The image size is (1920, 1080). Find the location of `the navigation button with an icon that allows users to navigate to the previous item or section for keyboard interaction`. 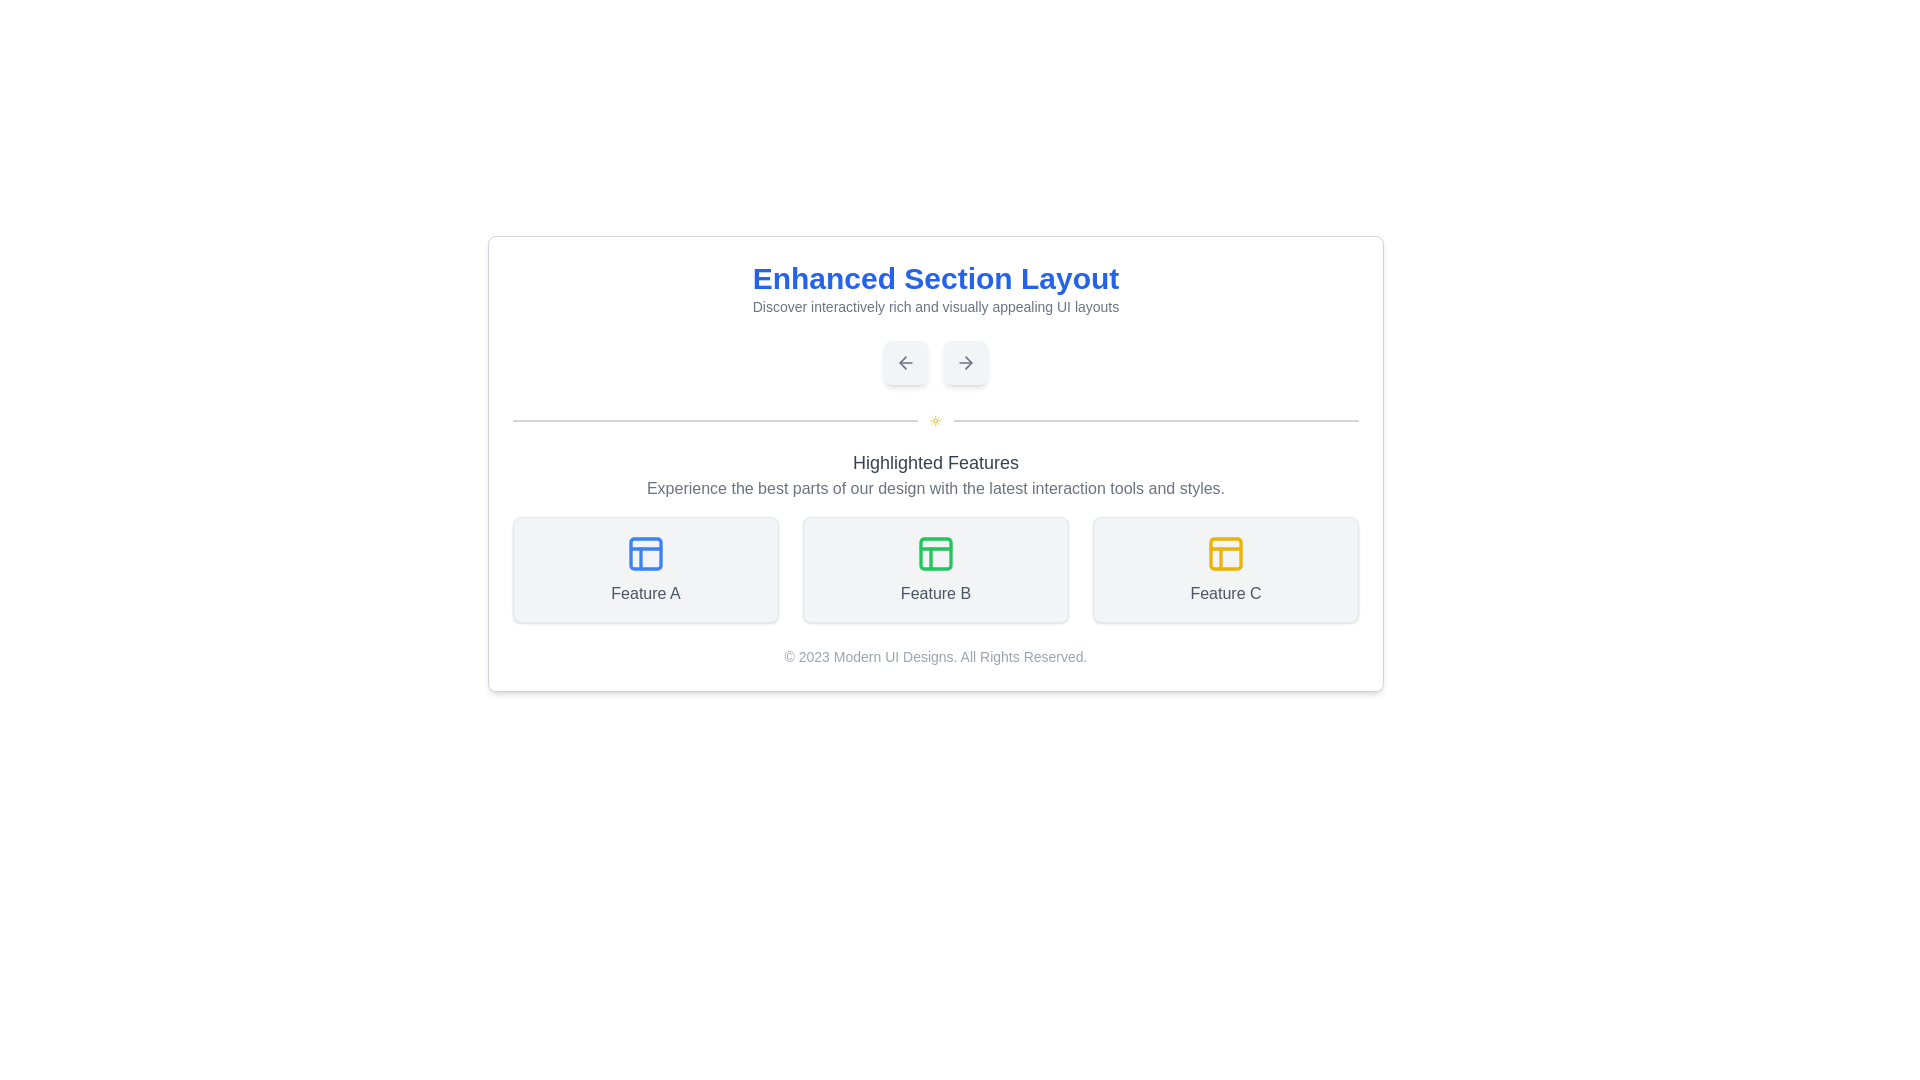

the navigation button with an icon that allows users to navigate to the previous item or section for keyboard interaction is located at coordinates (905, 362).